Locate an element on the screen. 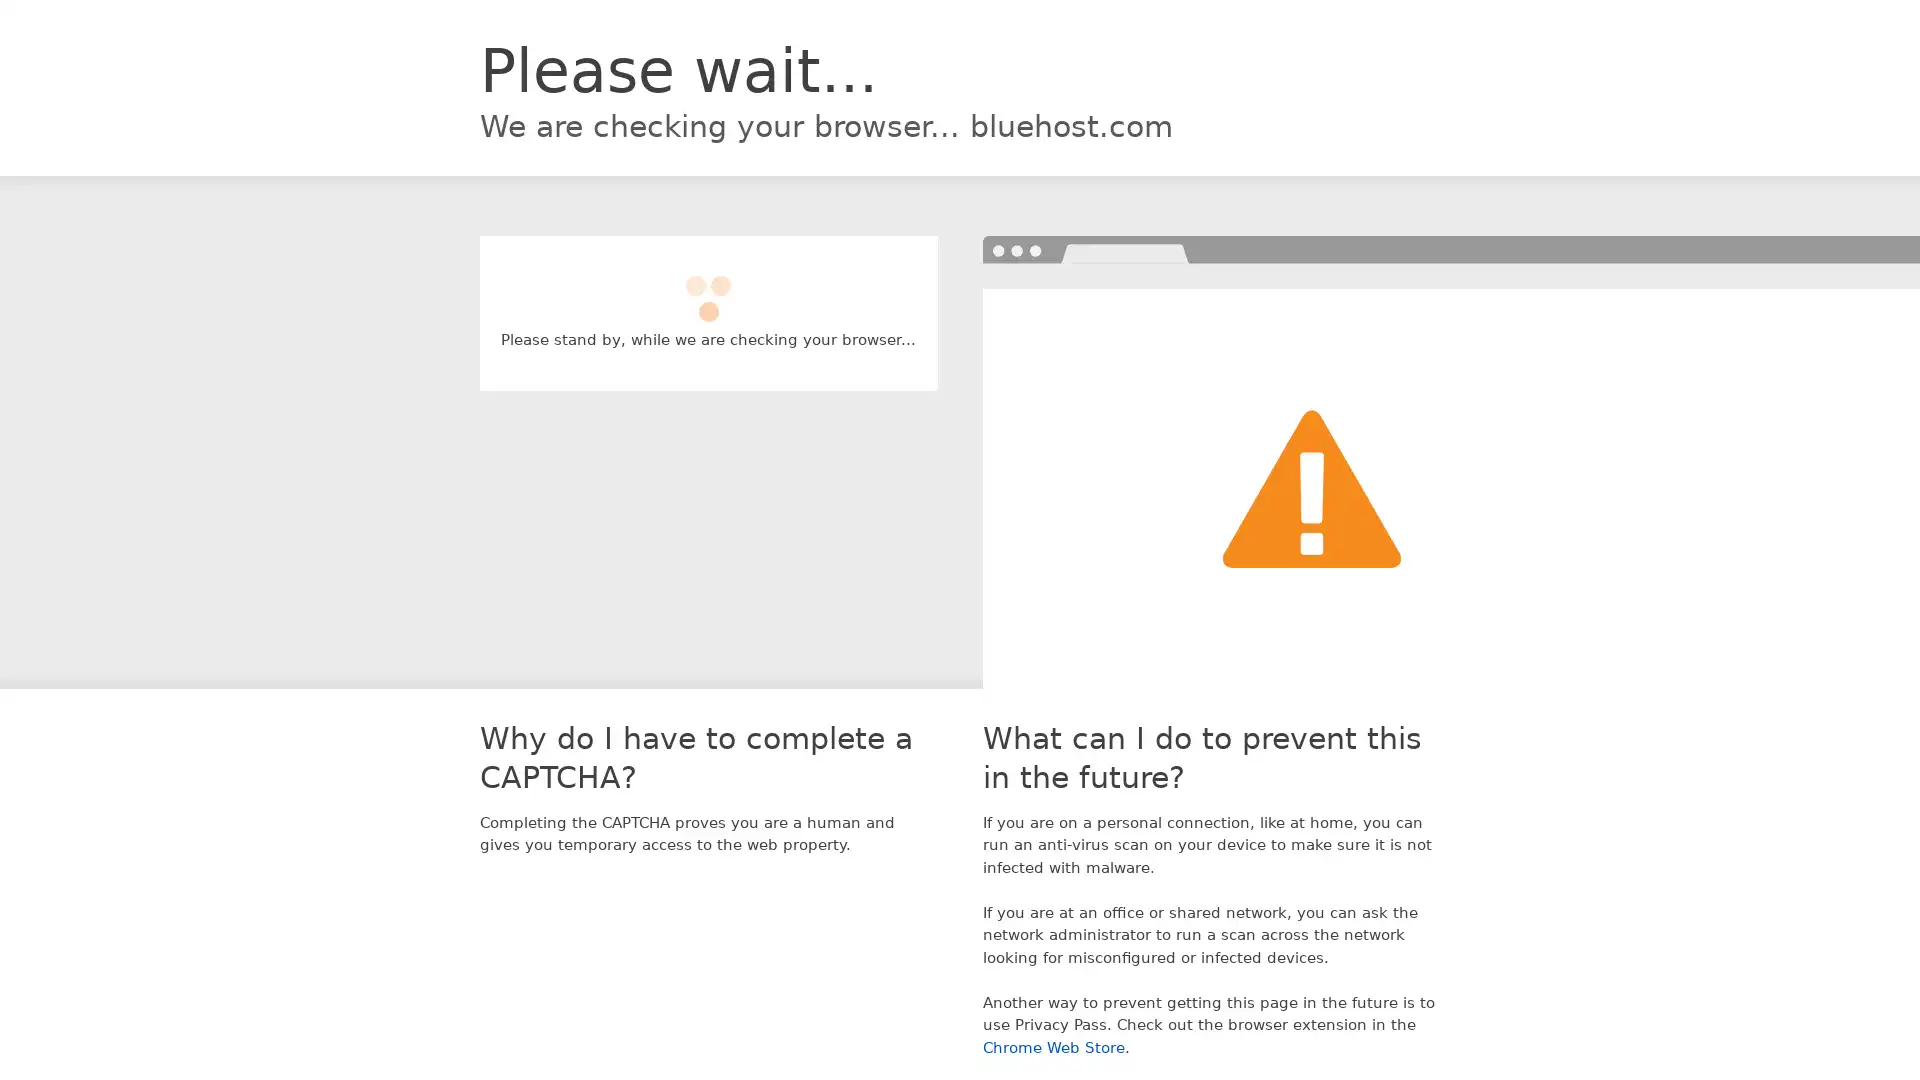  Verify I am not a bot is located at coordinates (708, 289).